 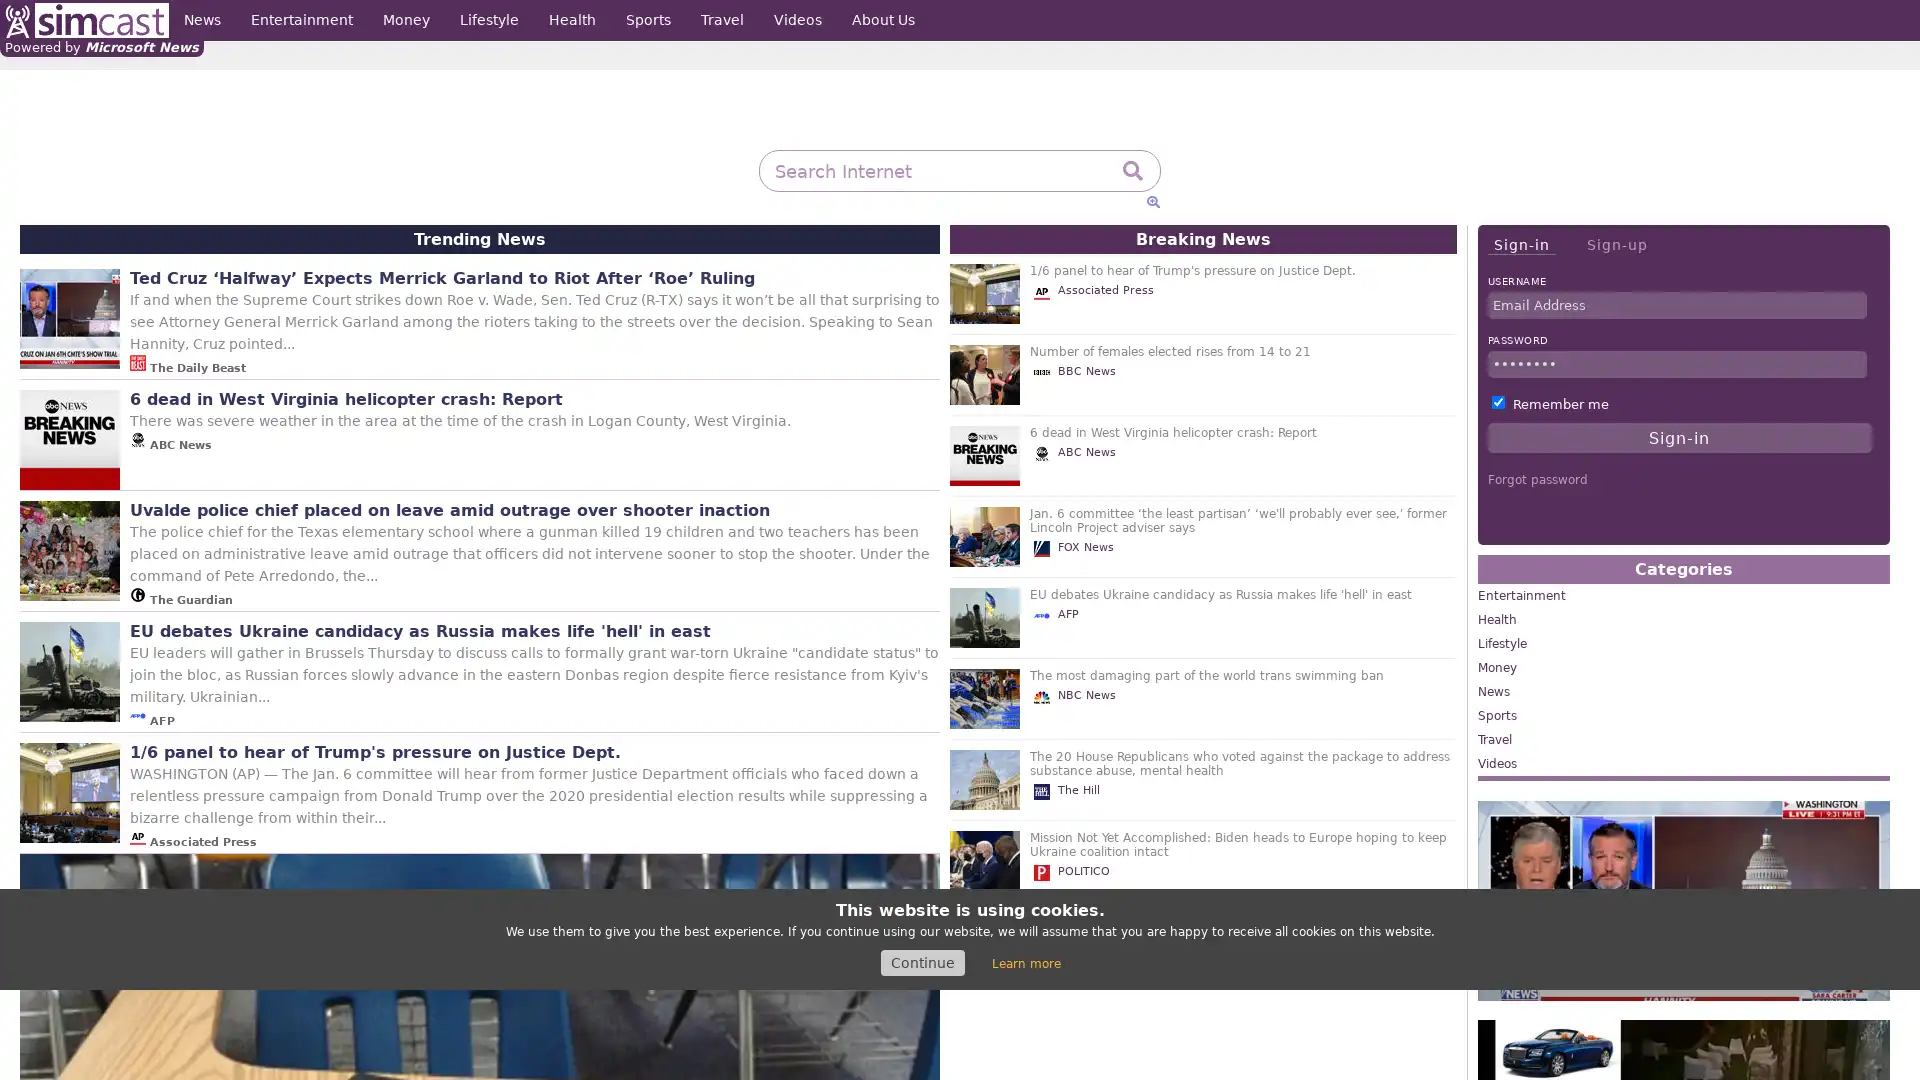 What do you see at coordinates (1616, 244) in the screenshot?
I see `Sign-up` at bounding box center [1616, 244].